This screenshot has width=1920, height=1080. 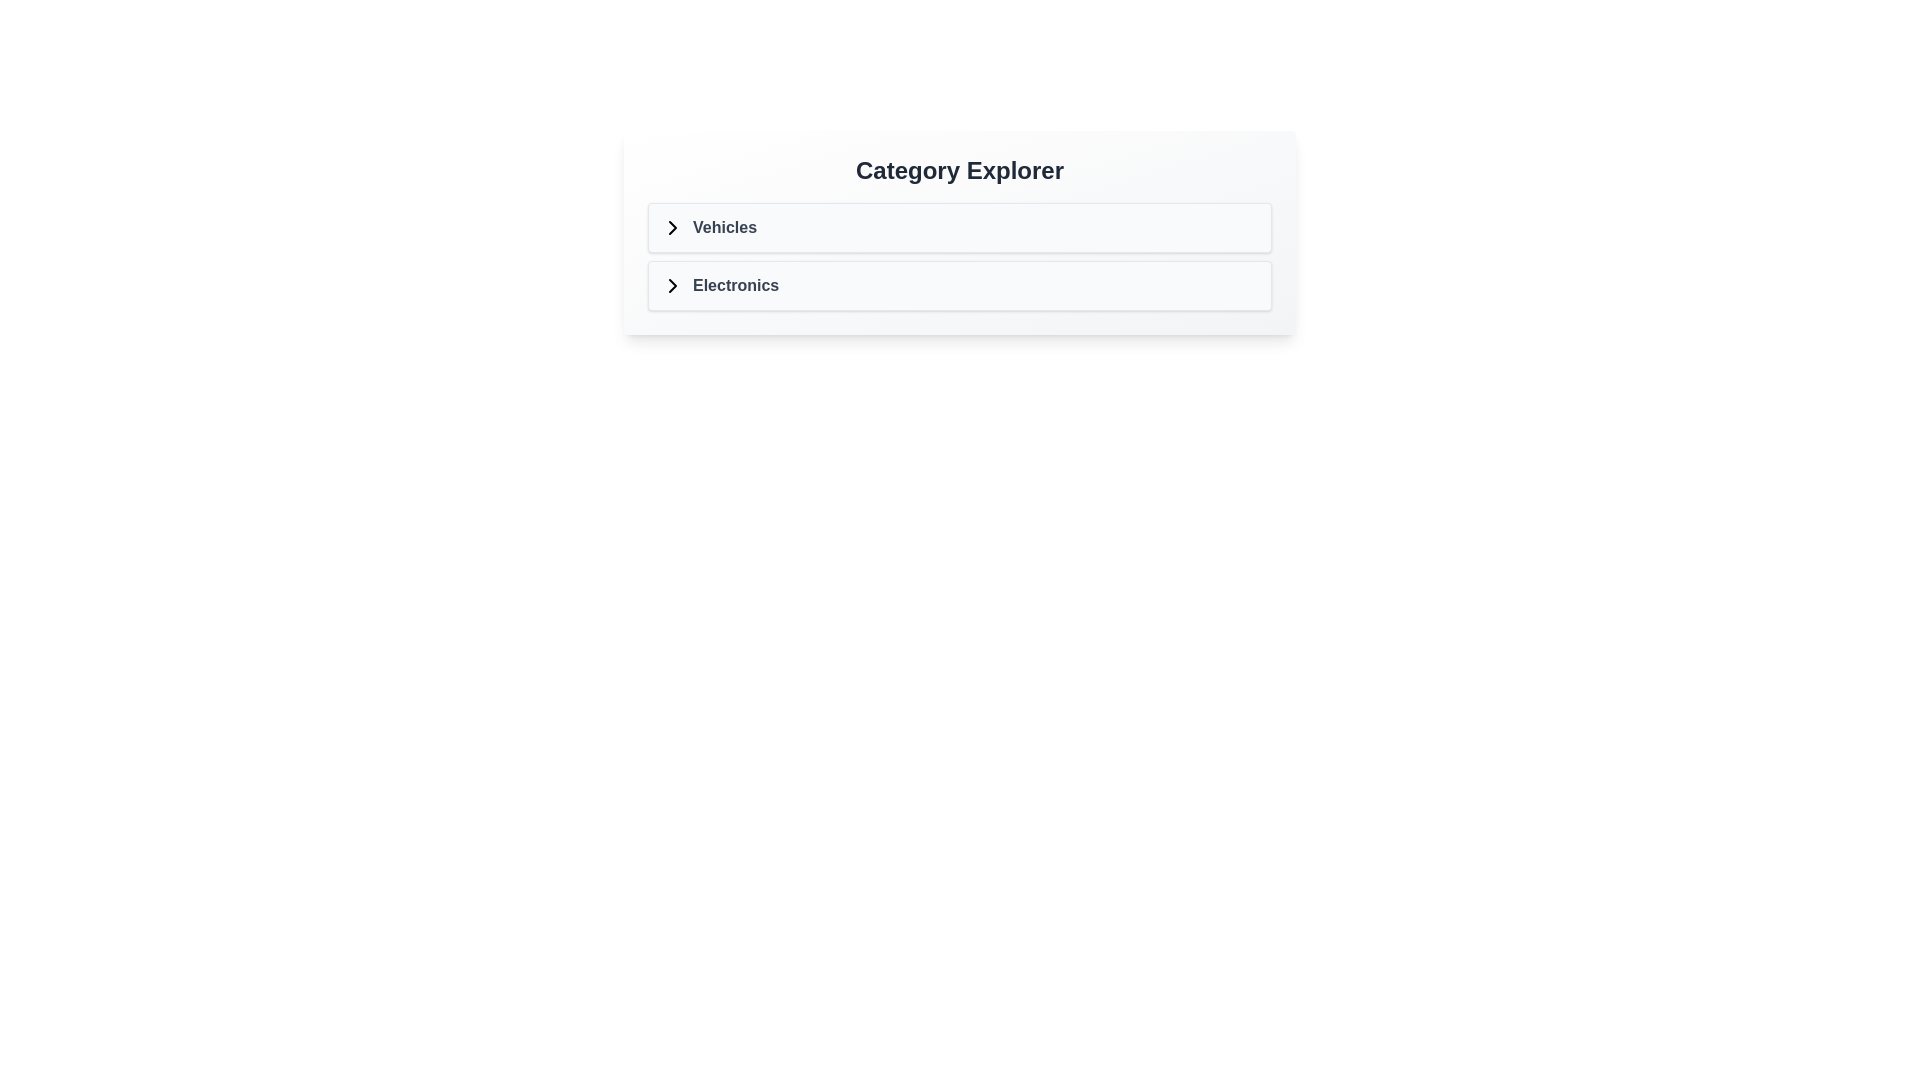 I want to click on static text header labeled 'Category Explorer', which is prominently displayed in large, bold typography at the top section of the viewport, so click(x=960, y=169).